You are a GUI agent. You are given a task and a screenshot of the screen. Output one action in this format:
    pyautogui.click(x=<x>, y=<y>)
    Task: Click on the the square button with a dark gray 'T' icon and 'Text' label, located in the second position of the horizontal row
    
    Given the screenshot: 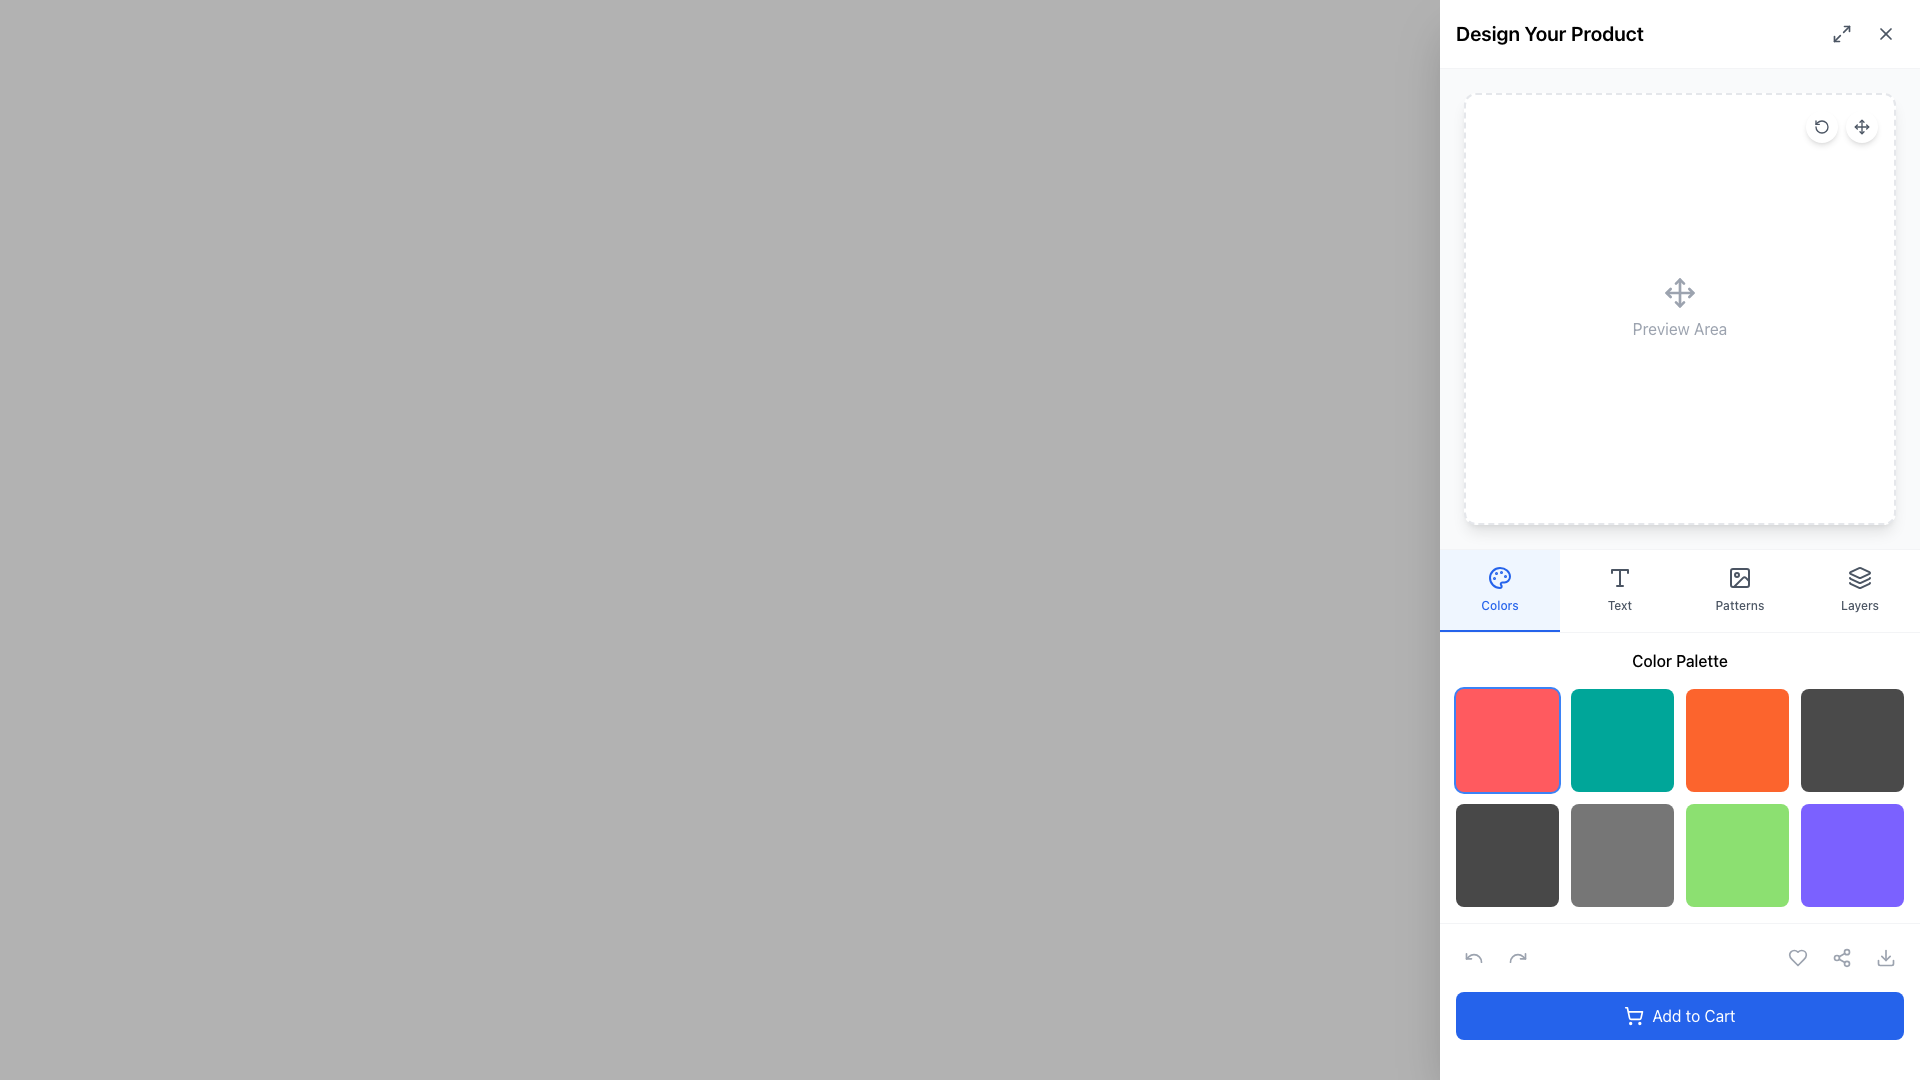 What is the action you would take?
    pyautogui.click(x=1620, y=589)
    